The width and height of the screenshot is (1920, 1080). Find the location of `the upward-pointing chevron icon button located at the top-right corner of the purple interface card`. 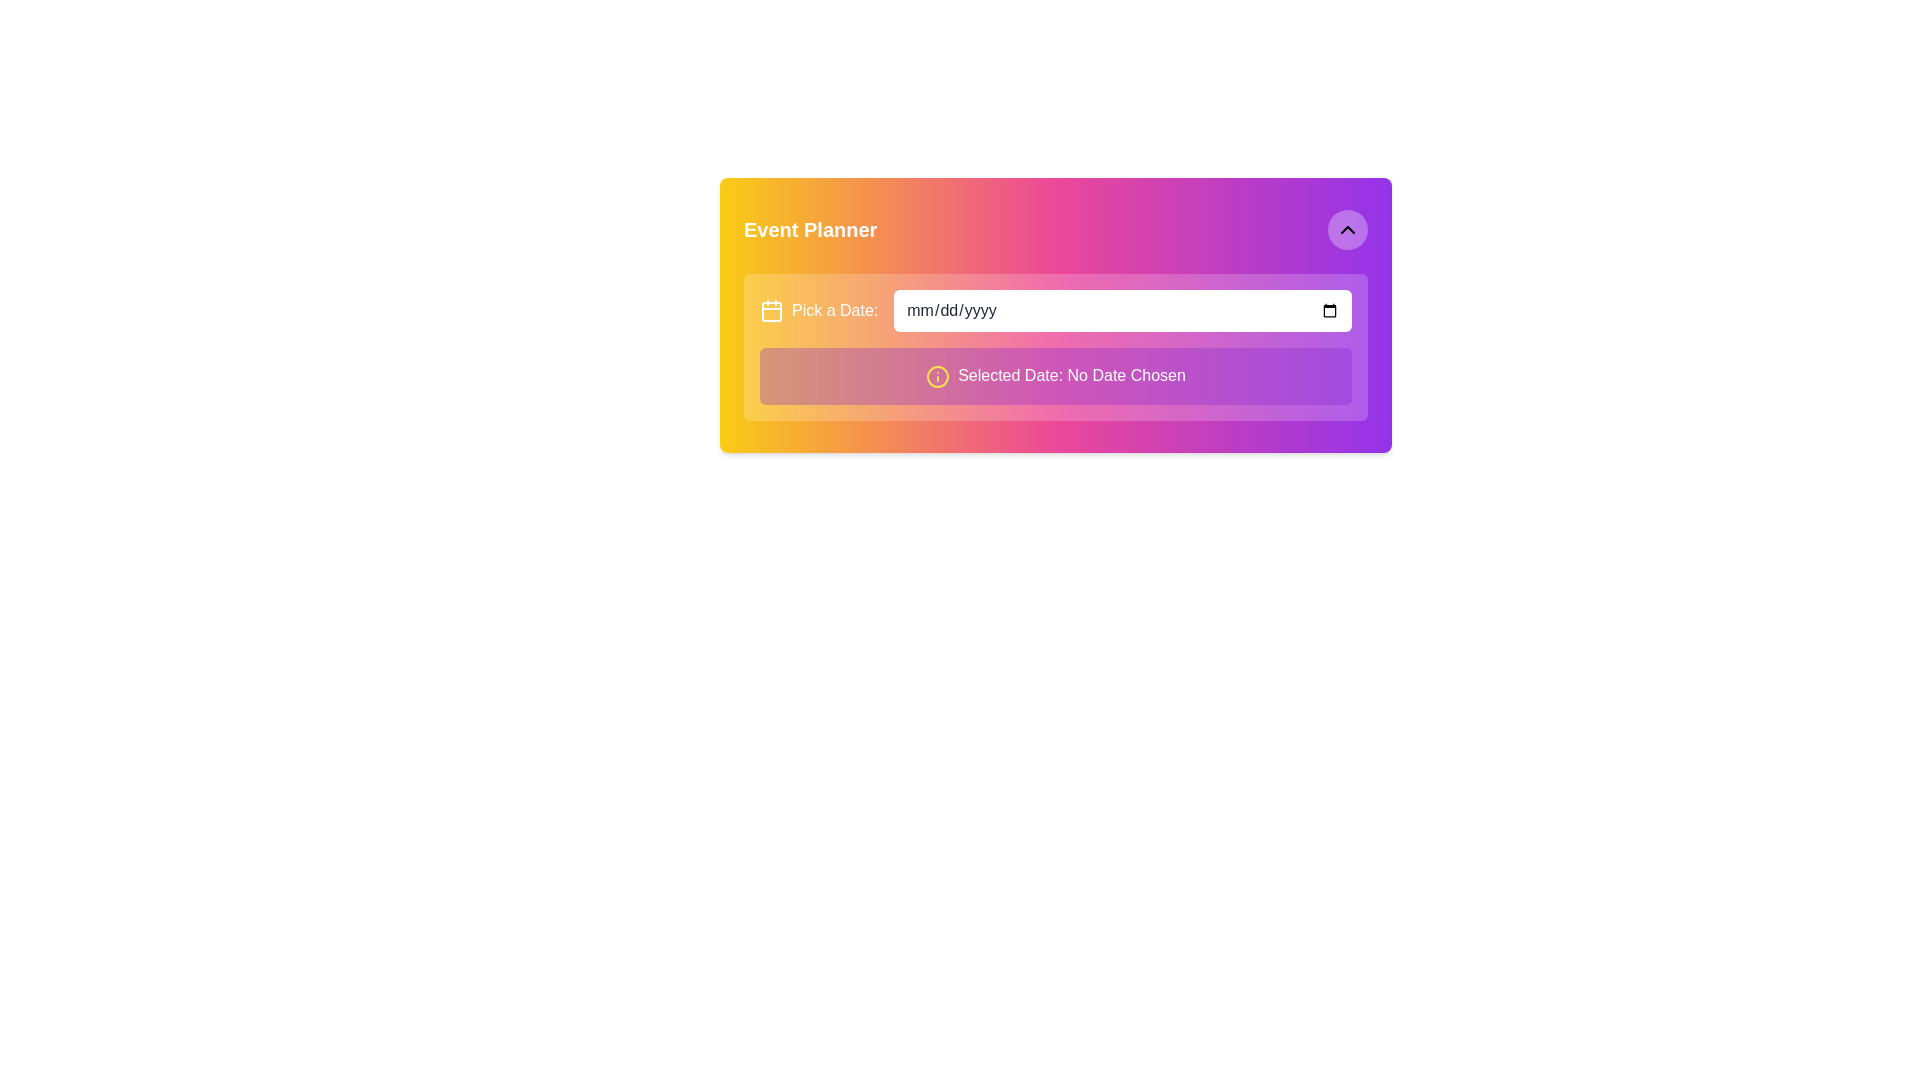

the upward-pointing chevron icon button located at the top-right corner of the purple interface card is located at coordinates (1348, 229).